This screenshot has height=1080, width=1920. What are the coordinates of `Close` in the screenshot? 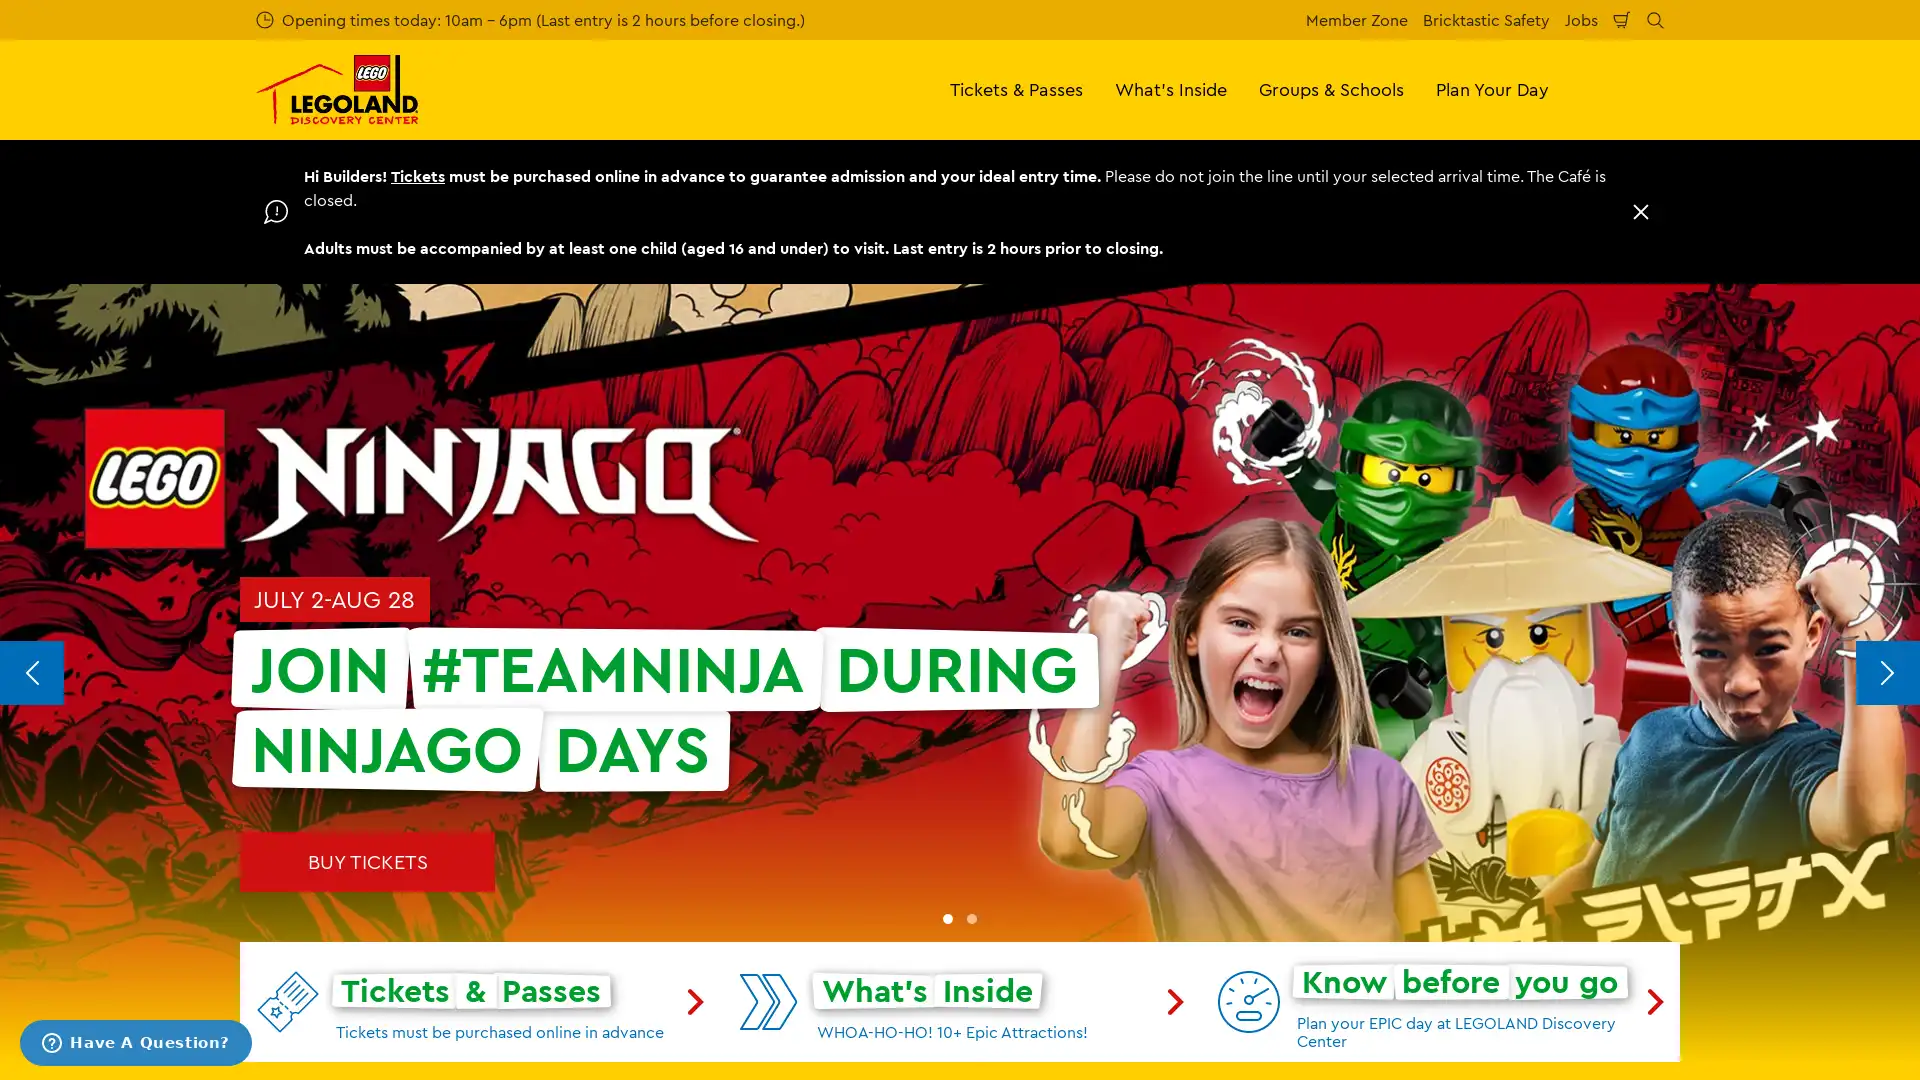 It's located at (1641, 212).